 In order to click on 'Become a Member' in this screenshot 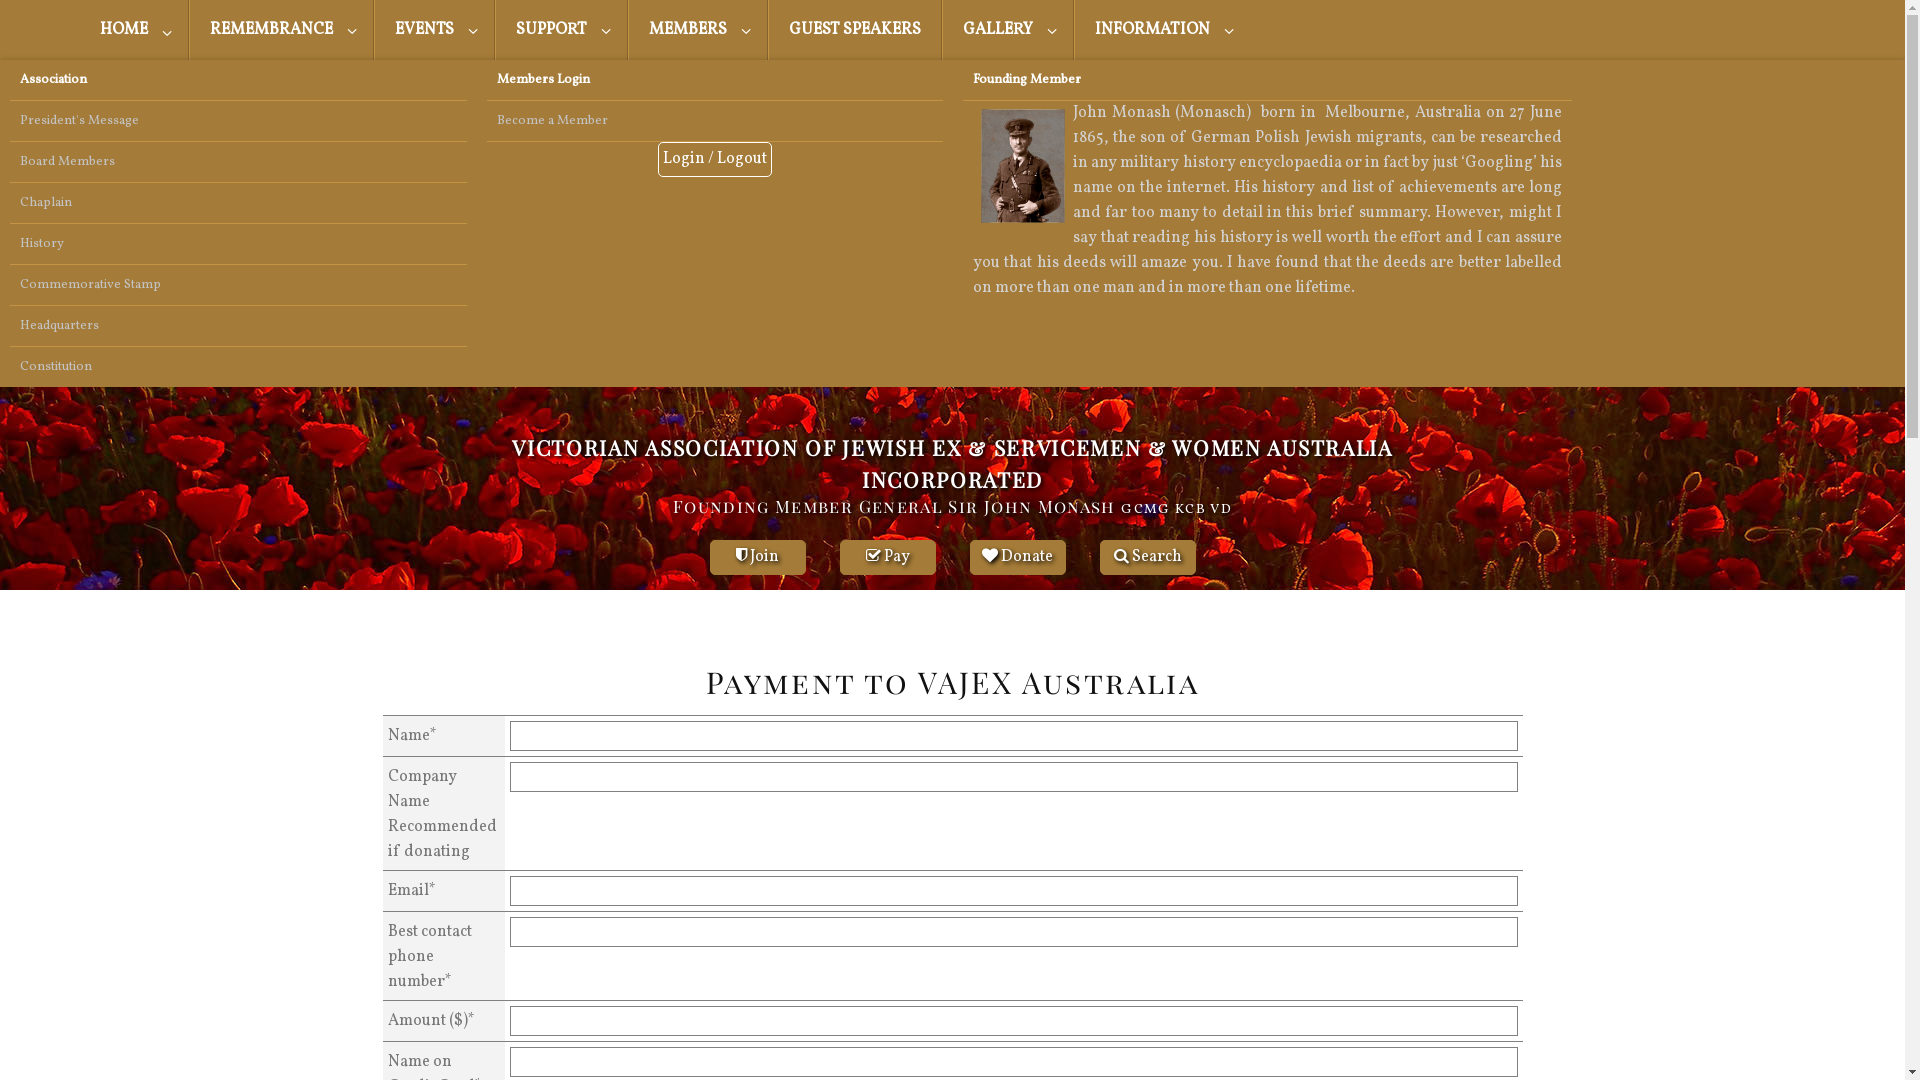, I will do `click(714, 120)`.